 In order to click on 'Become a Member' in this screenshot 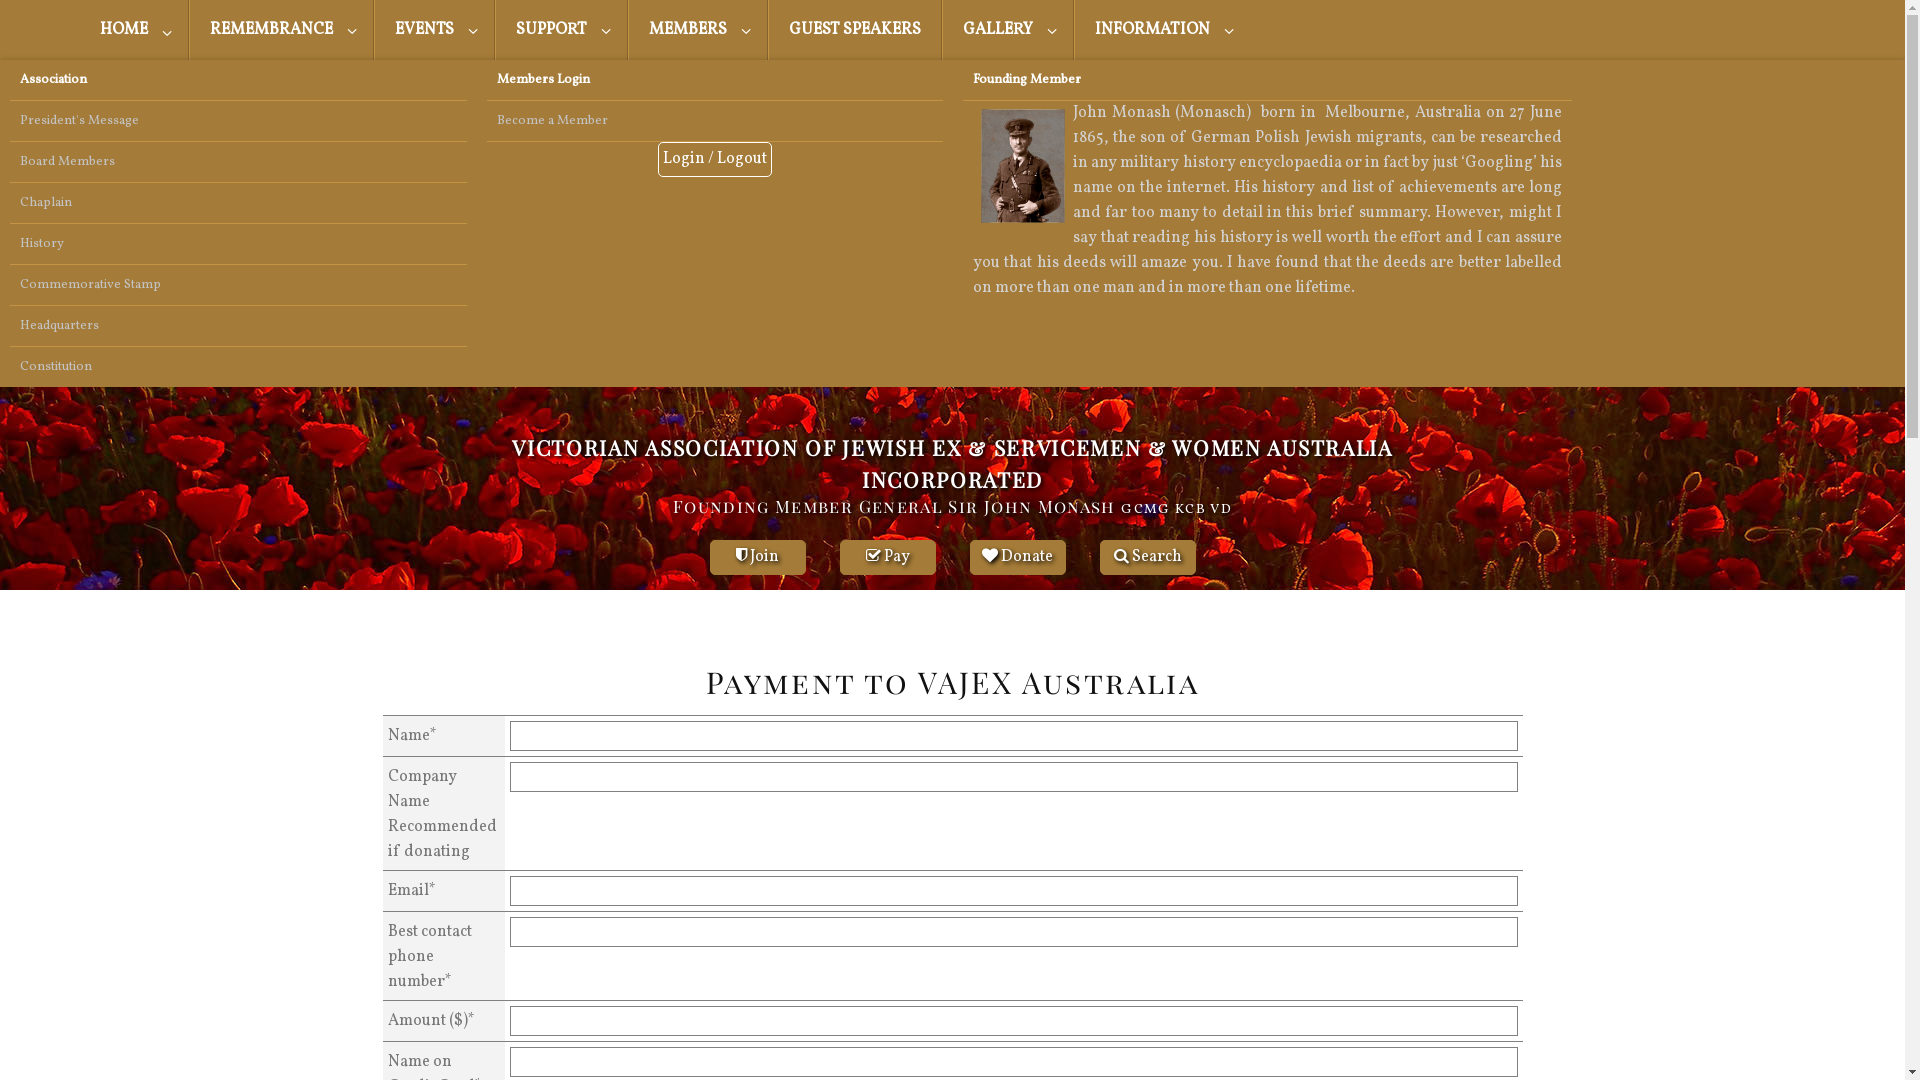, I will do `click(714, 120)`.